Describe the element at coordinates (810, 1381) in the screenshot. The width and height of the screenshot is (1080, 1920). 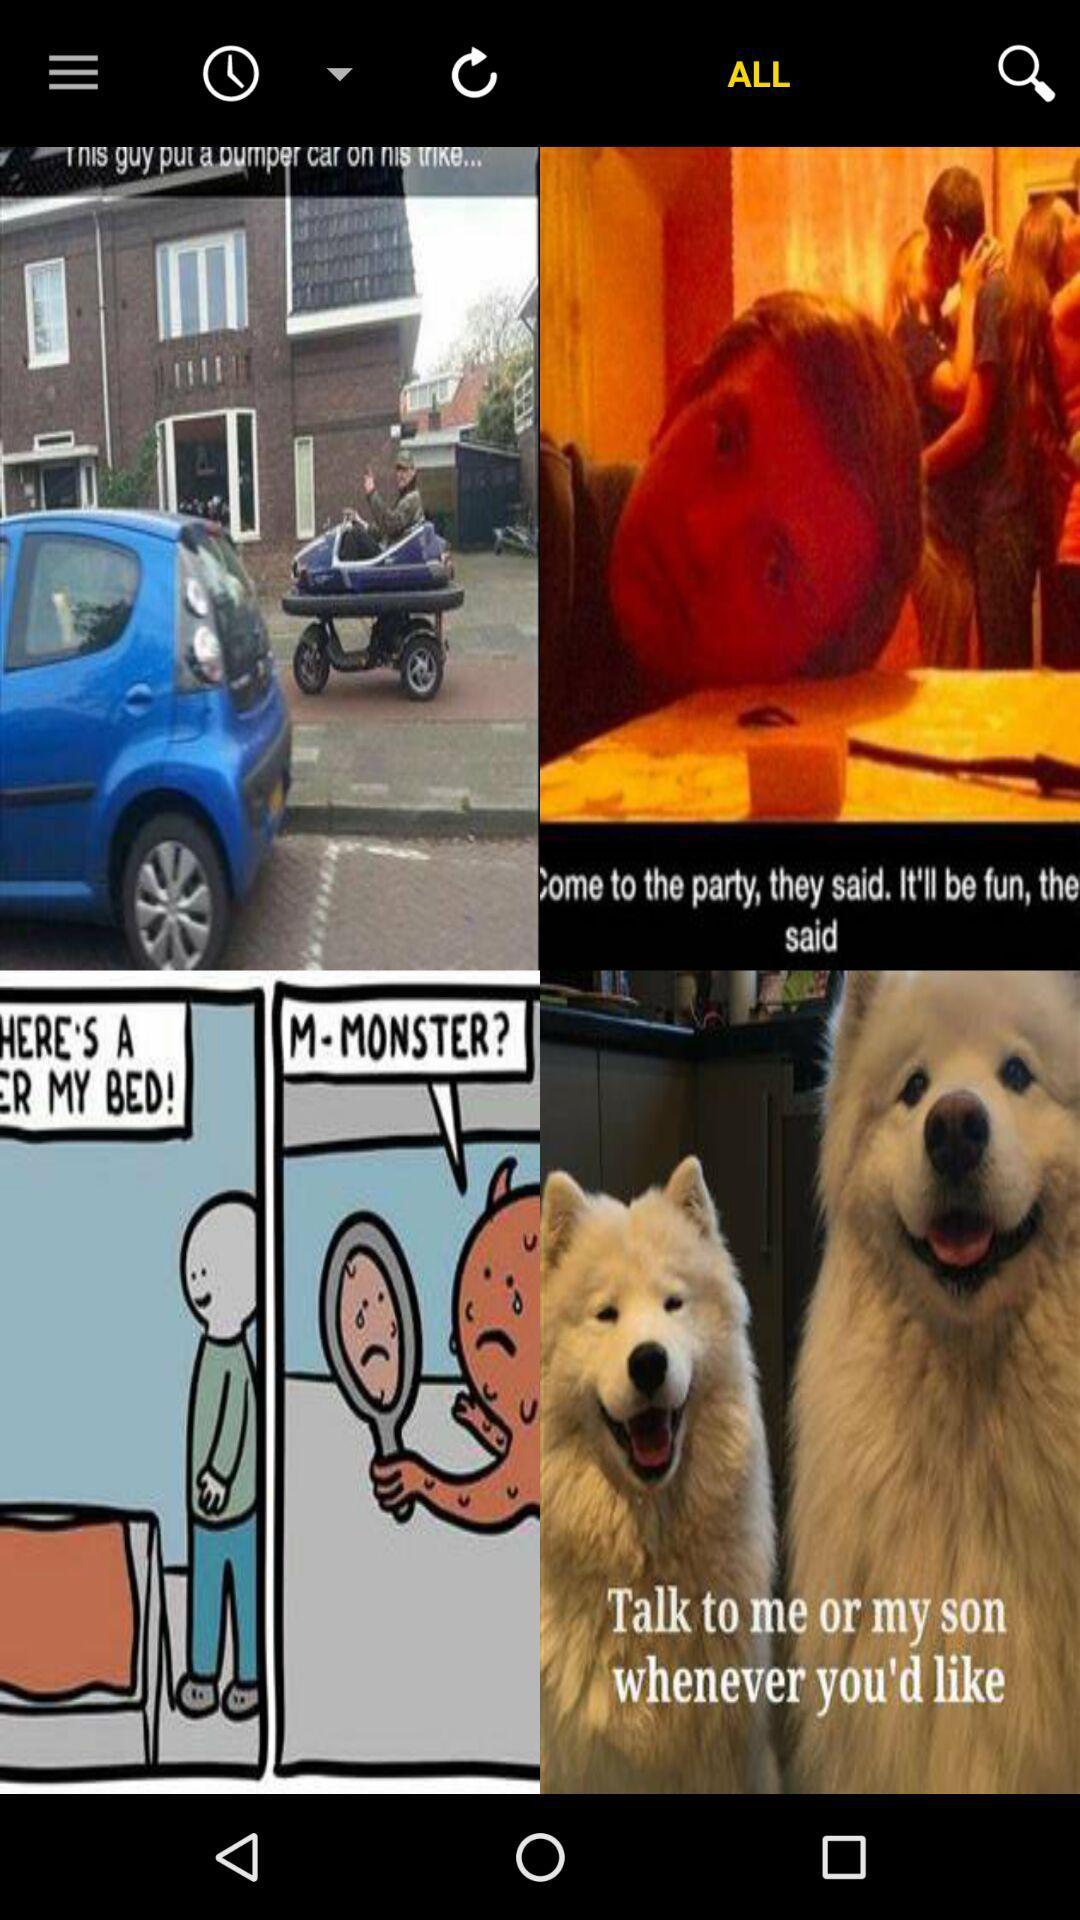
I see `image` at that location.